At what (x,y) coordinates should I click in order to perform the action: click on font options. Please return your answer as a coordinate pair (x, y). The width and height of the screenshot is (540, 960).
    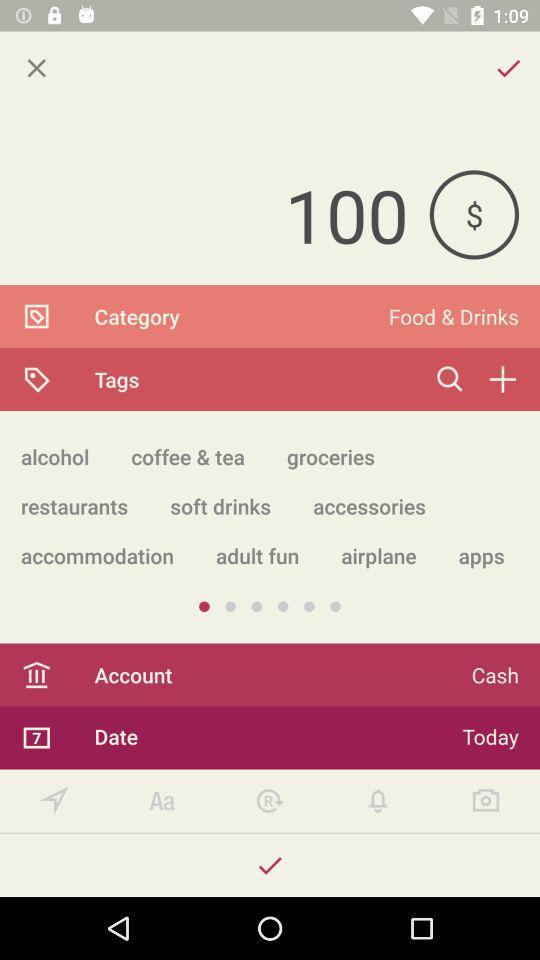
    Looking at the image, I should click on (161, 801).